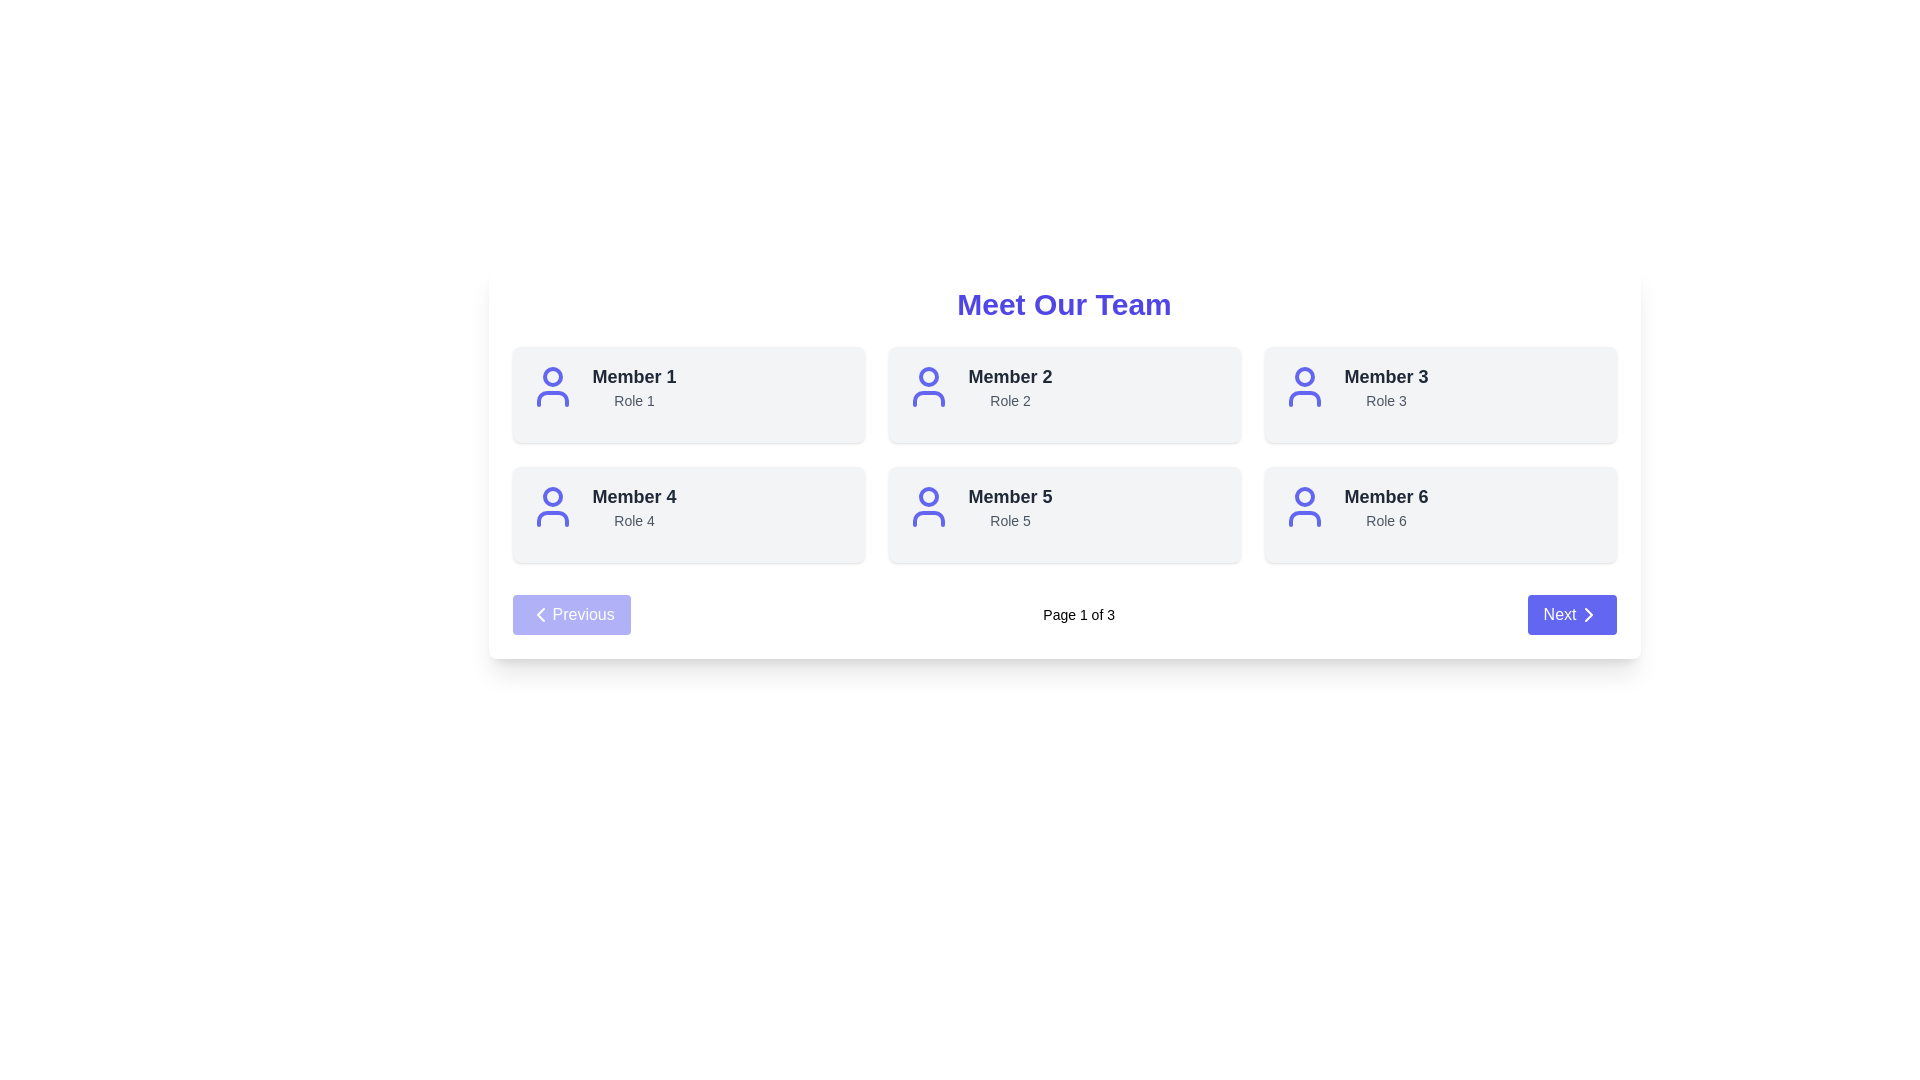  What do you see at coordinates (570, 613) in the screenshot?
I see `the 'Previous' button, which is a rectangular button with a light blue background and contains the label 'Previous' in white text with a left-pointing arrow icon` at bounding box center [570, 613].